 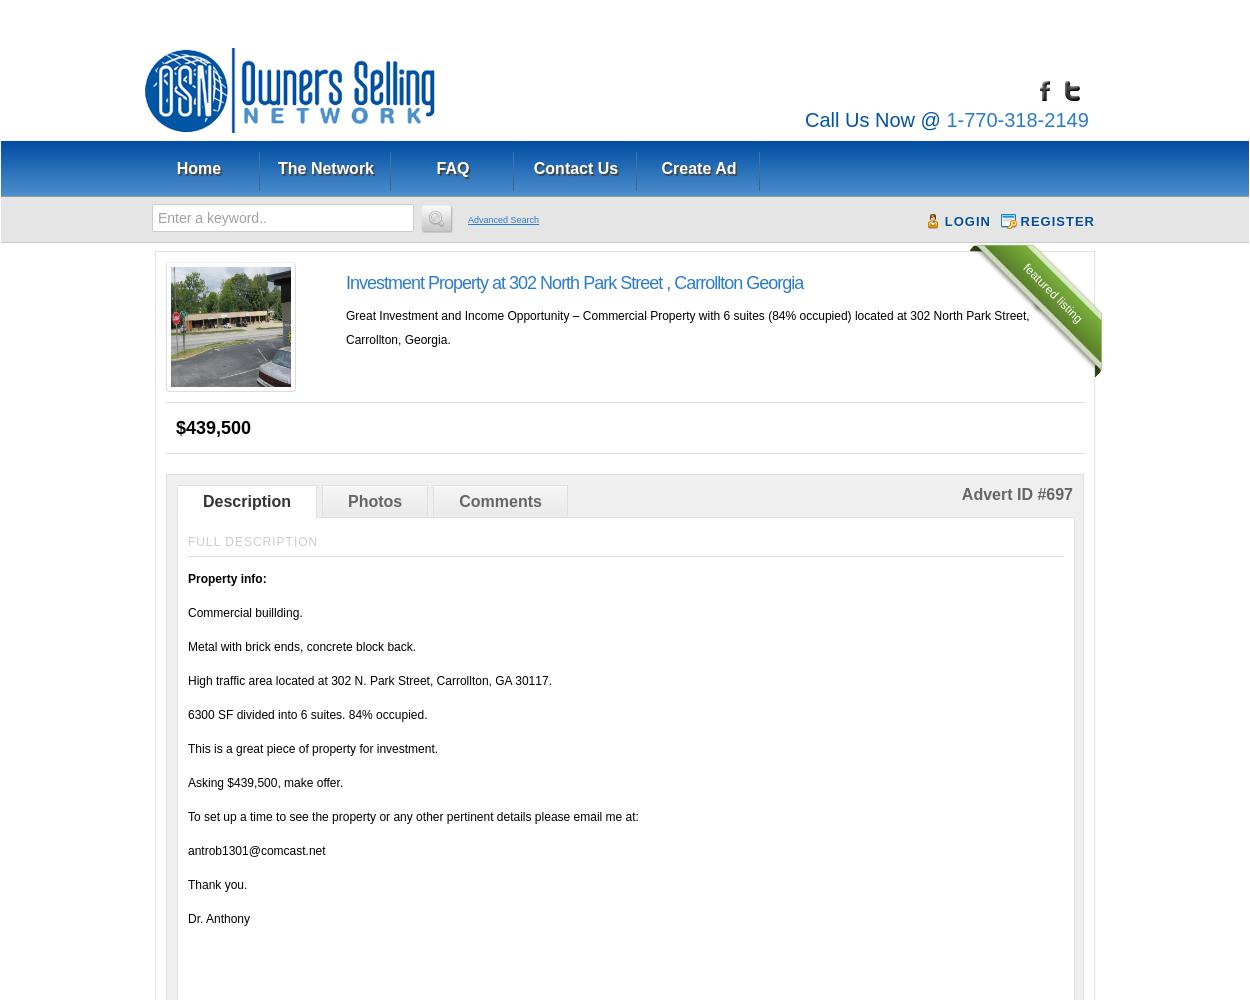 What do you see at coordinates (345, 283) in the screenshot?
I see `'Investment Property at 302 North Park Street , Carrollton Georgia'` at bounding box center [345, 283].